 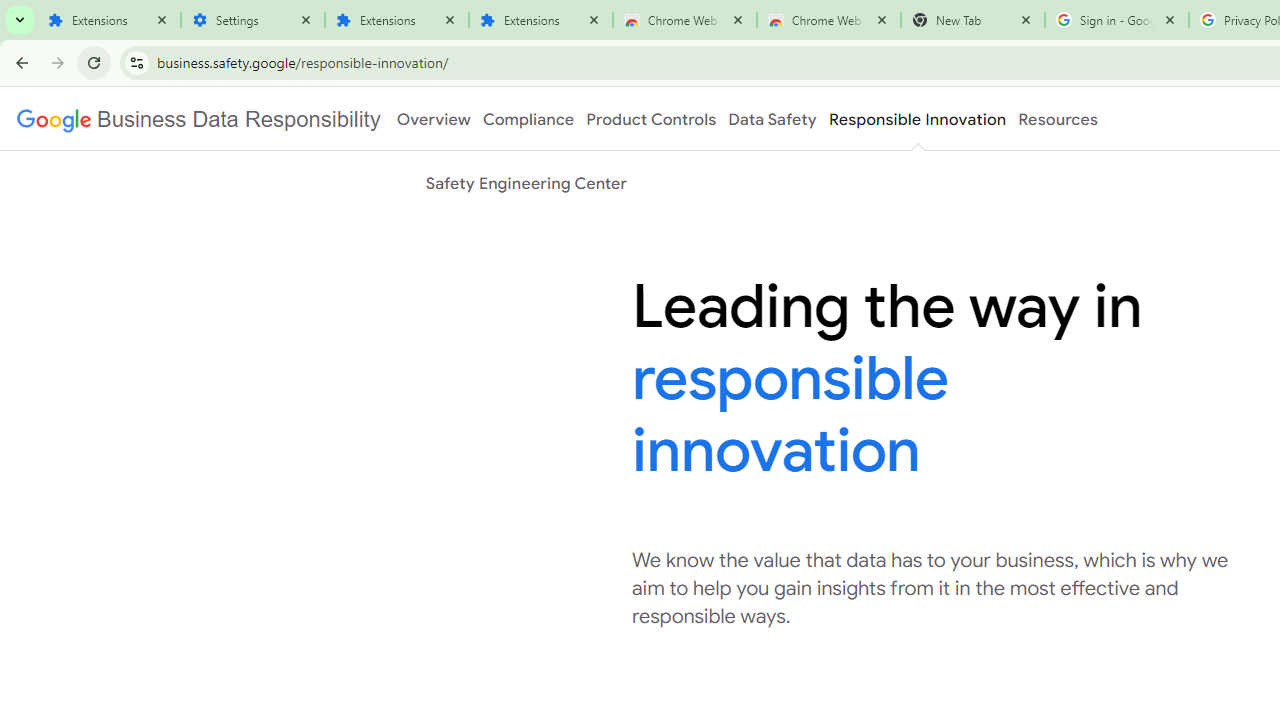 I want to click on 'Settings', so click(x=251, y=20).